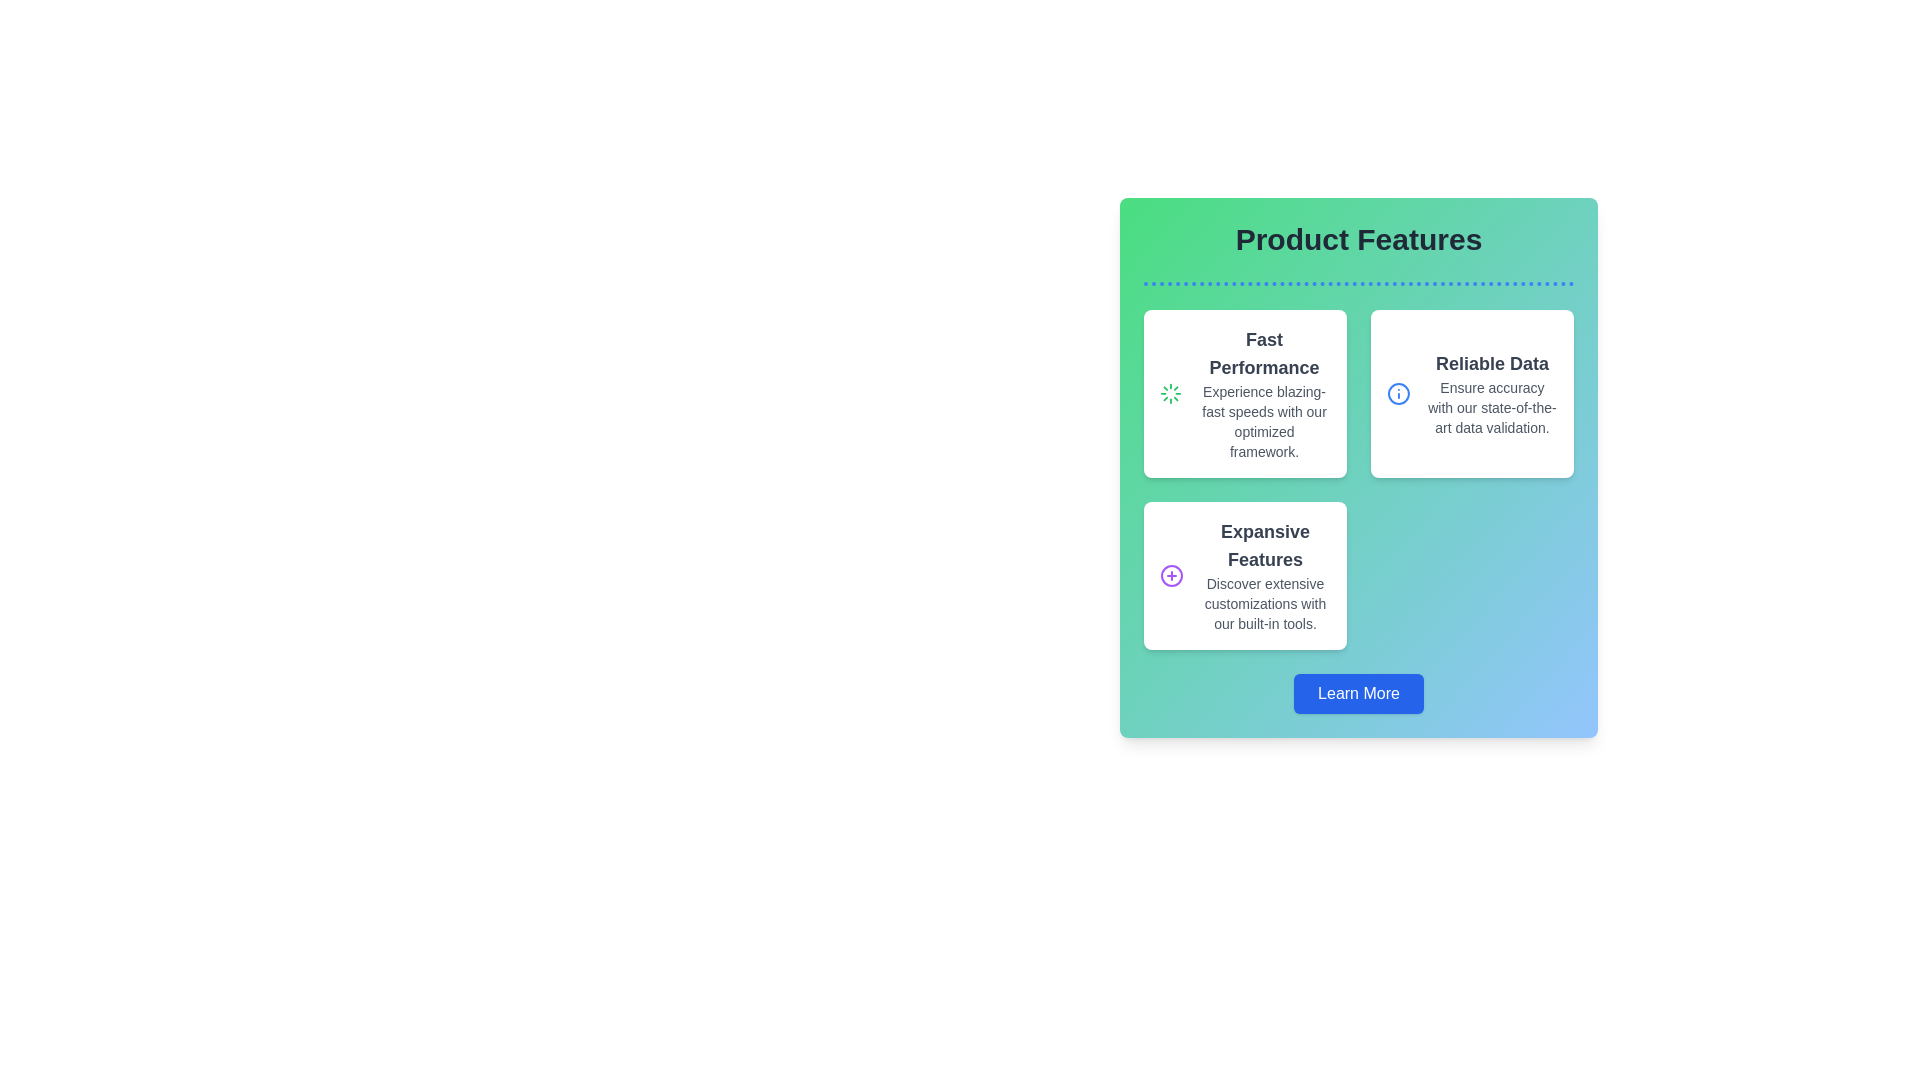  Describe the element at coordinates (1264, 575) in the screenshot. I see `textual content of the text block which includes the heading 'Expansive Features' and the description 'Discover extensive customizations with our built-in tools.' located in the bottom left corner of the third card under 'Product Features'` at that location.